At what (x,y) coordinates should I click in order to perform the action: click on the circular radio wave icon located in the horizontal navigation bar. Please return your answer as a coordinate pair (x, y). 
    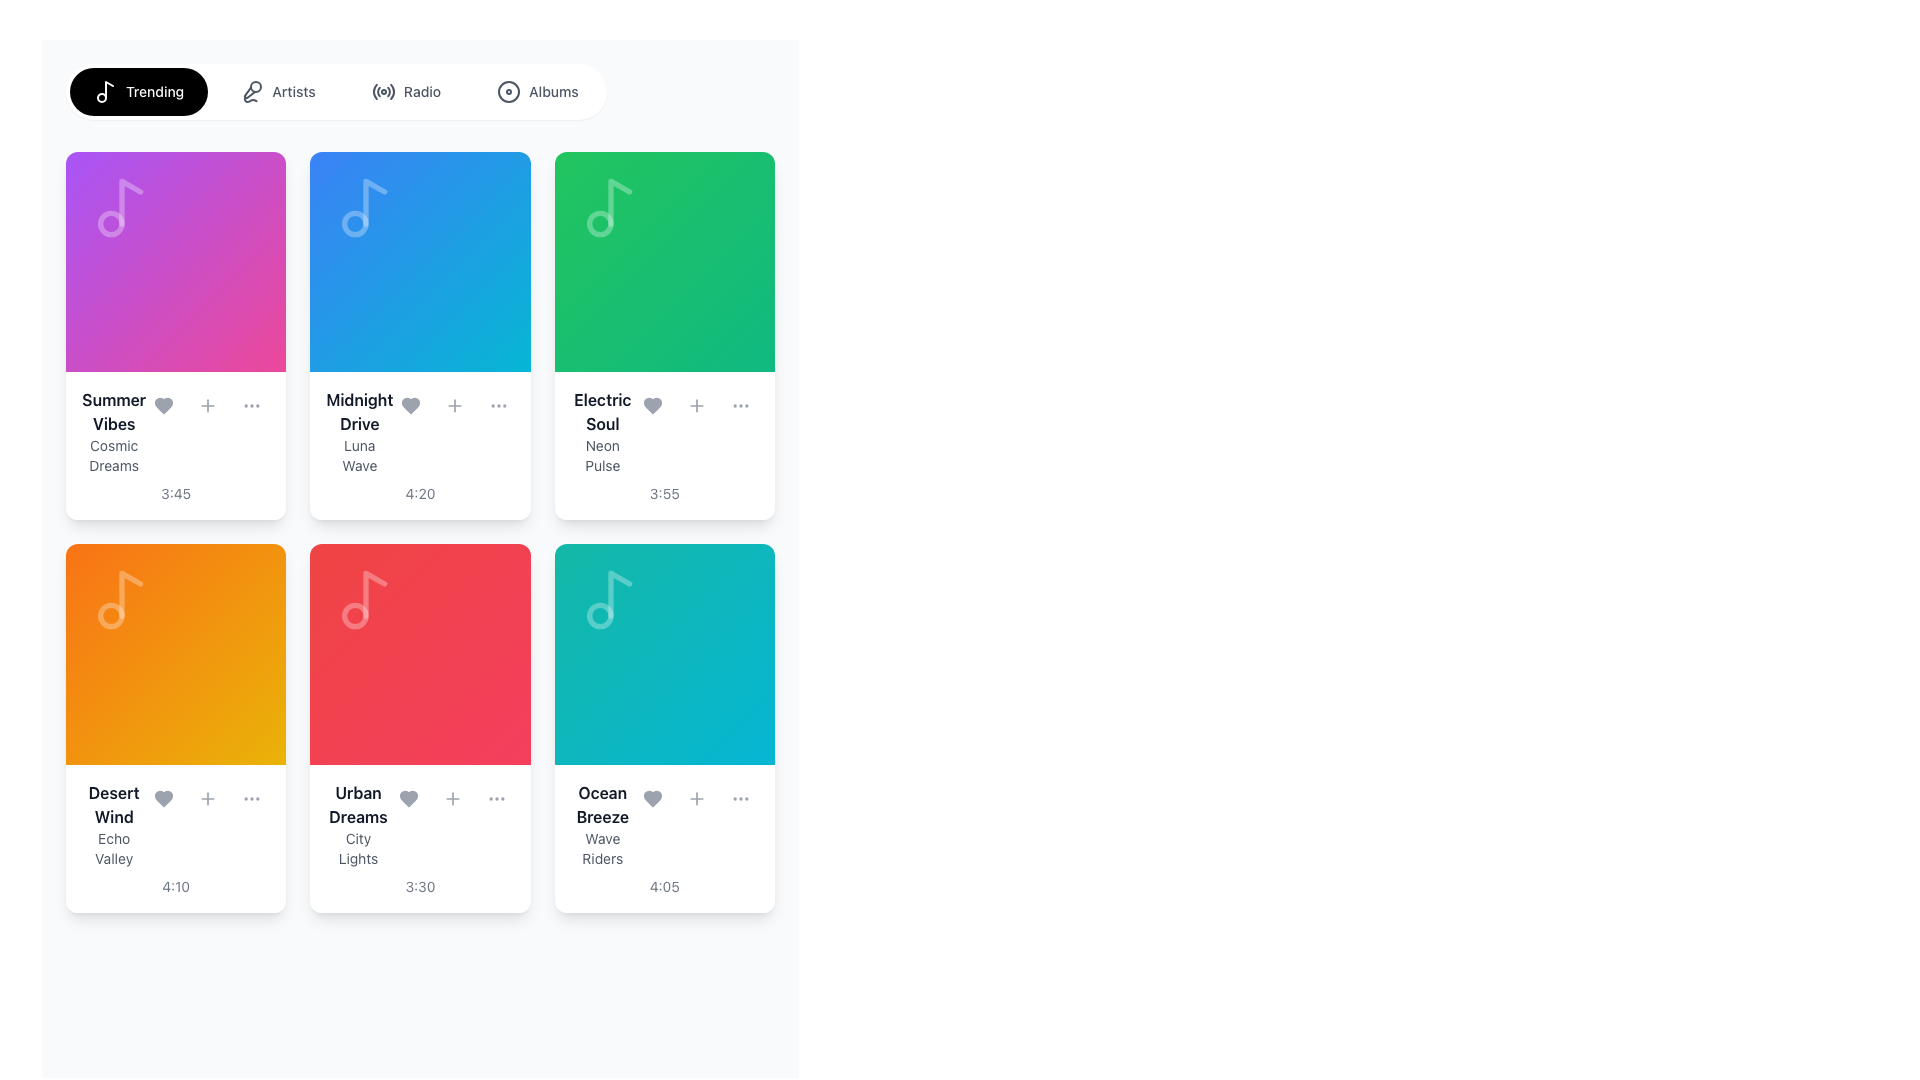
    Looking at the image, I should click on (383, 92).